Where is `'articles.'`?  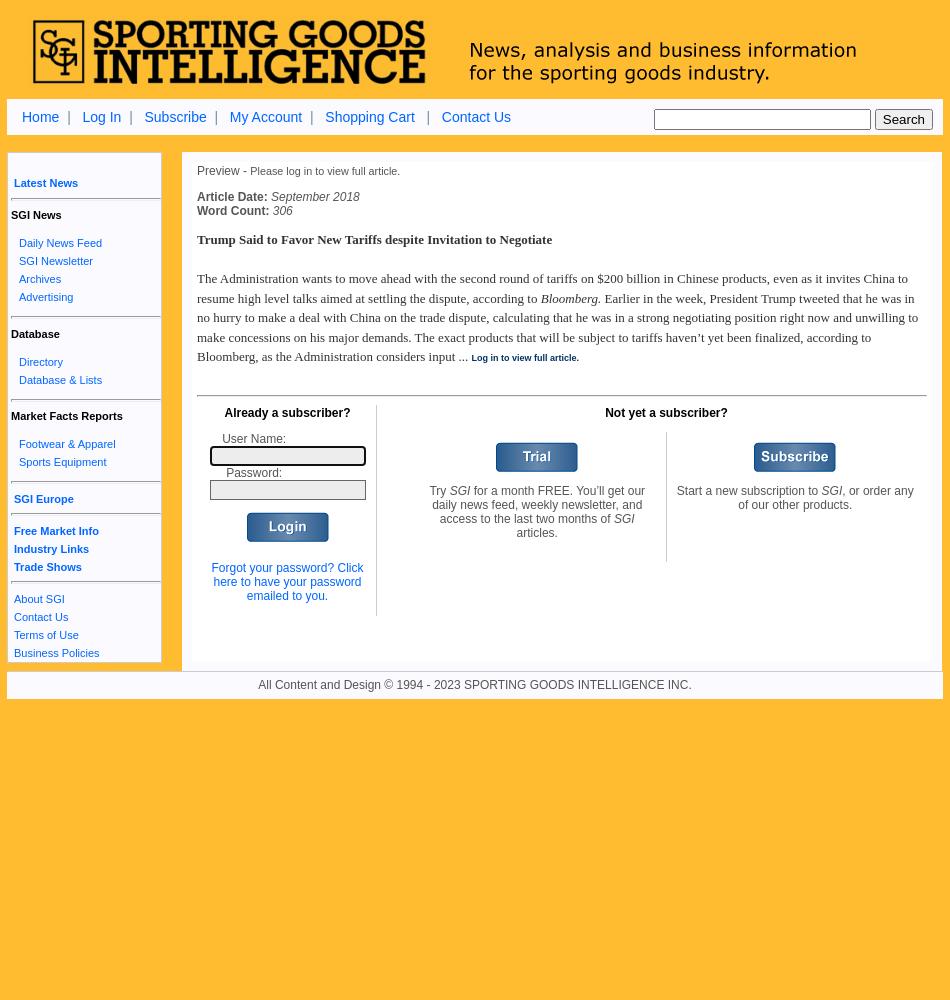 'articles.' is located at coordinates (536, 533).